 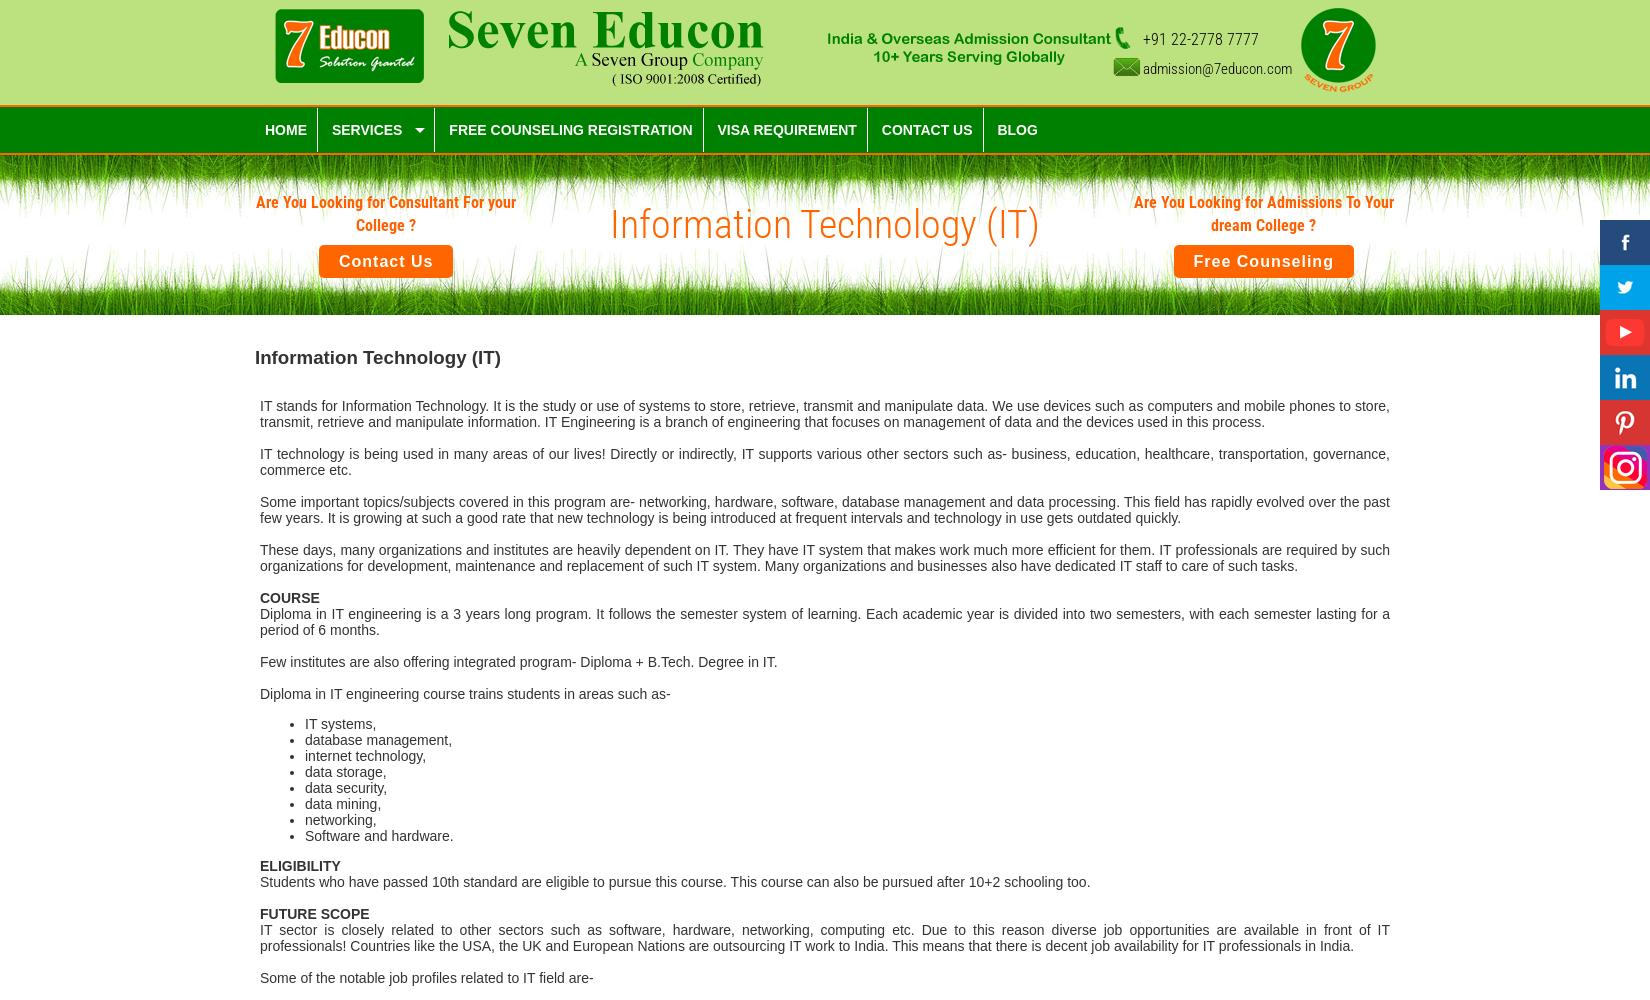 What do you see at coordinates (314, 913) in the screenshot?
I see `'FUTURE SCOPE'` at bounding box center [314, 913].